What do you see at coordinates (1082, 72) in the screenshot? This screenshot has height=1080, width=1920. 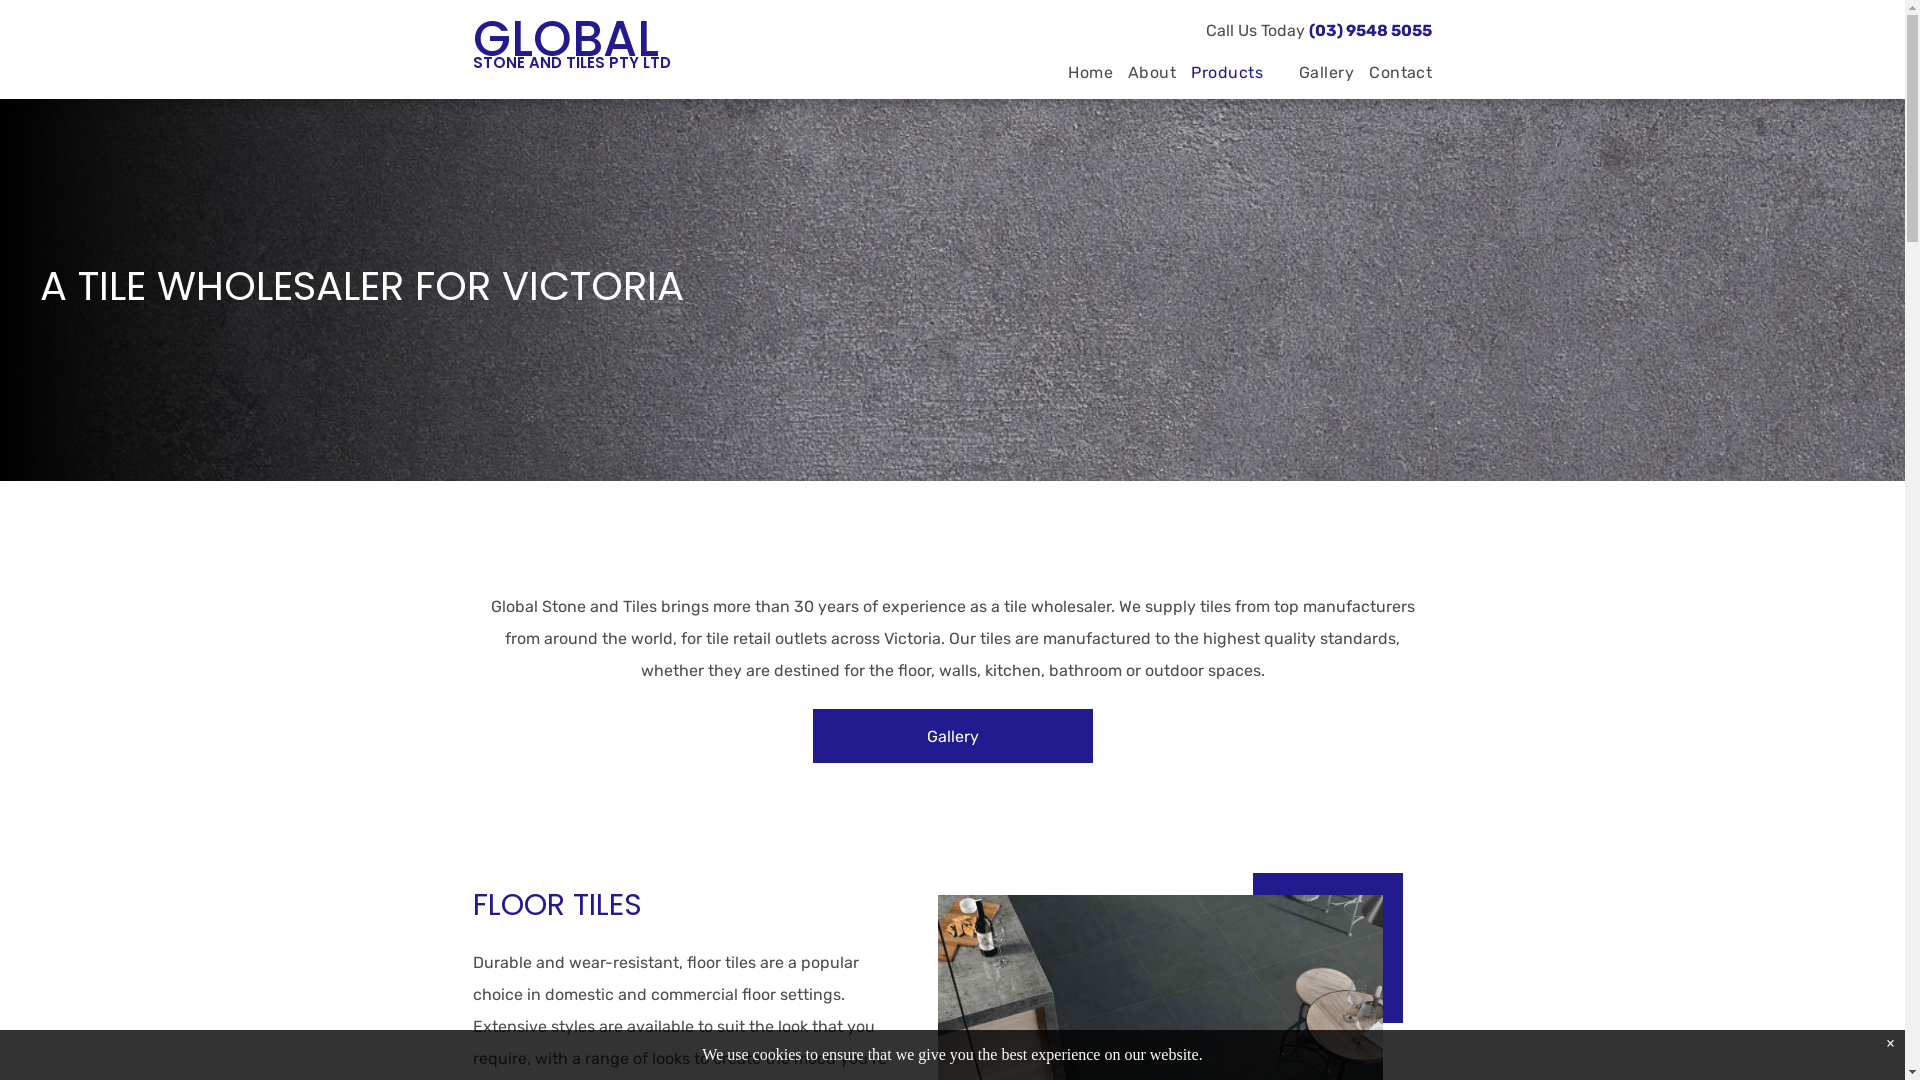 I see `'Home'` at bounding box center [1082, 72].